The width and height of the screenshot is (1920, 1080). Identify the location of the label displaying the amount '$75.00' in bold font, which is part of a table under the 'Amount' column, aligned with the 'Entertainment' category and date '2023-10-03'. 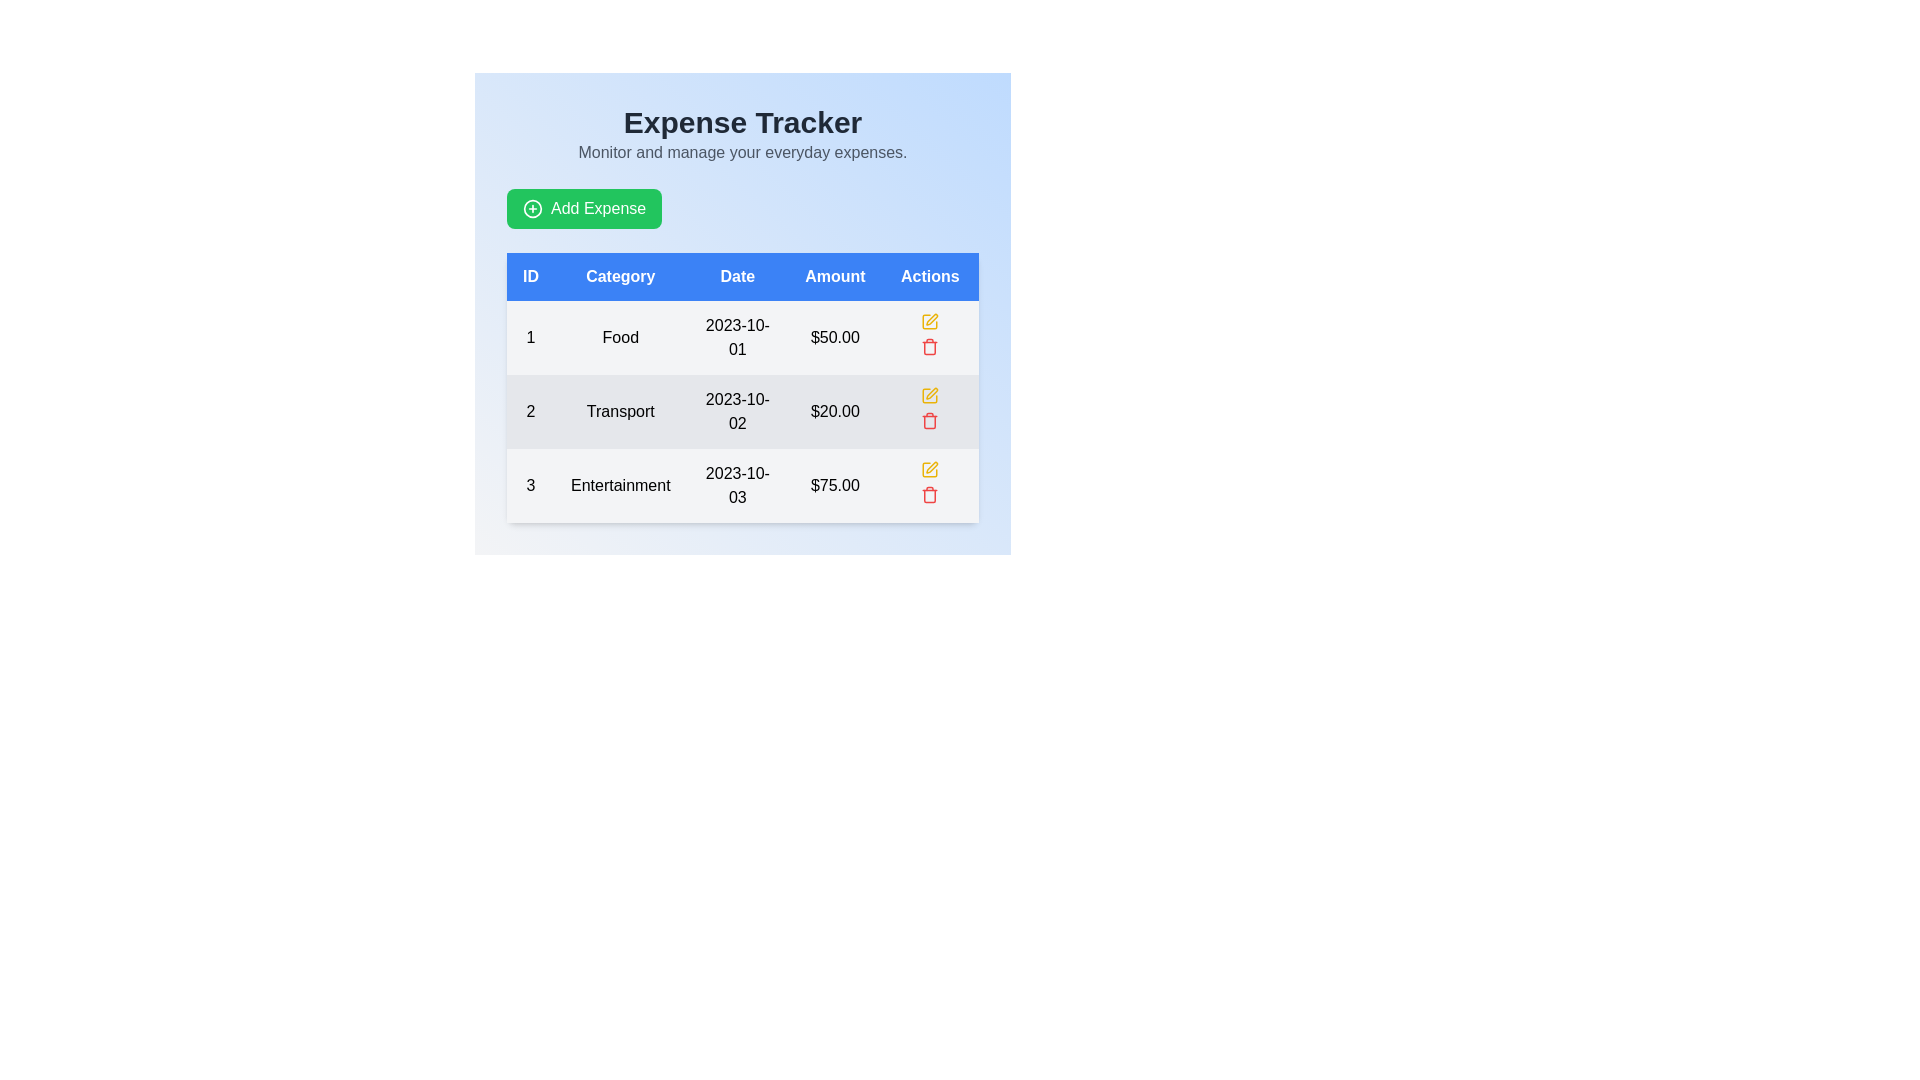
(835, 486).